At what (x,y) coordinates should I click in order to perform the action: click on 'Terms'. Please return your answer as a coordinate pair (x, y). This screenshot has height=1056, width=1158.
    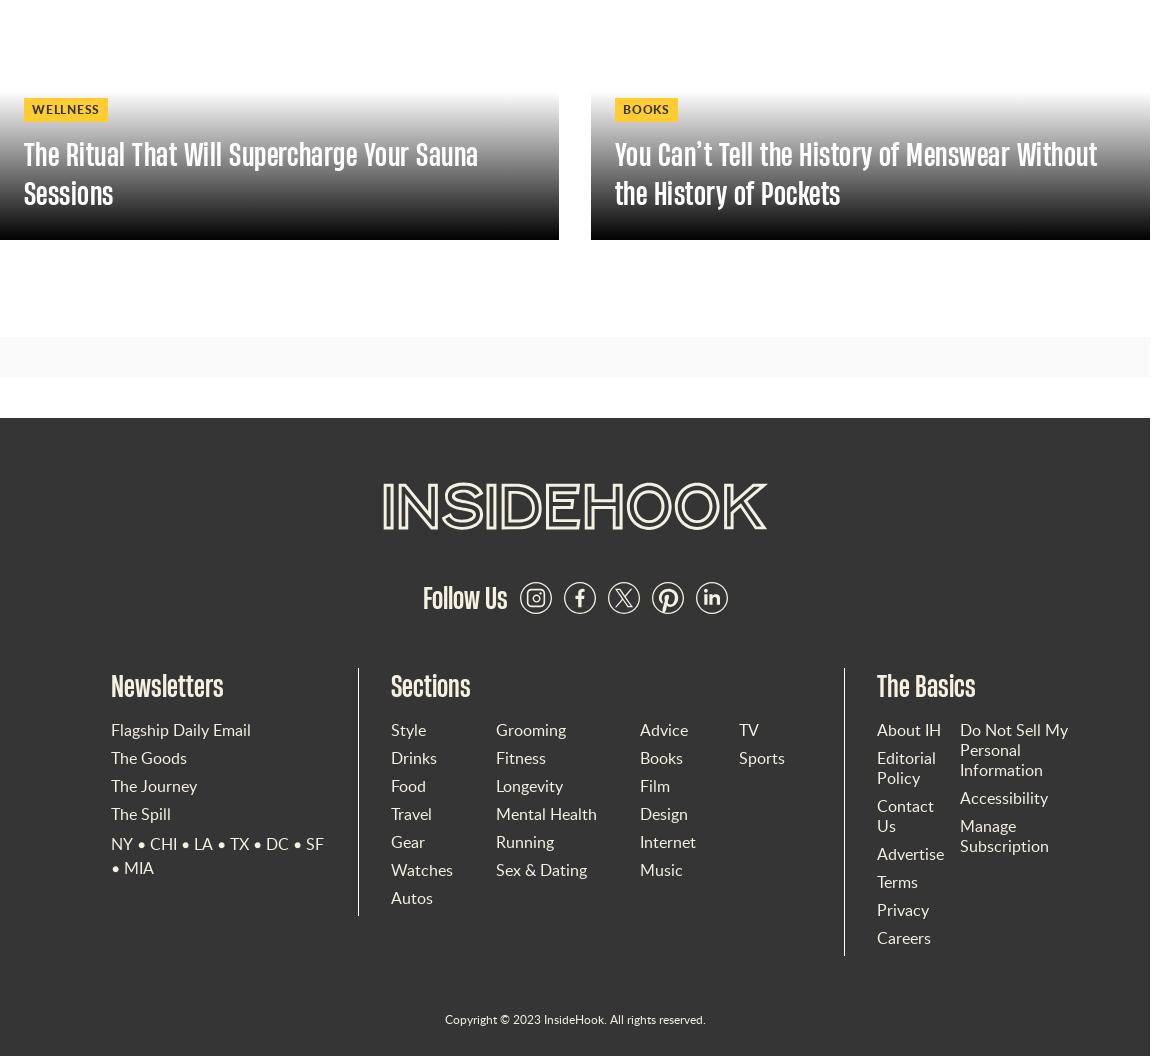
    Looking at the image, I should click on (896, 880).